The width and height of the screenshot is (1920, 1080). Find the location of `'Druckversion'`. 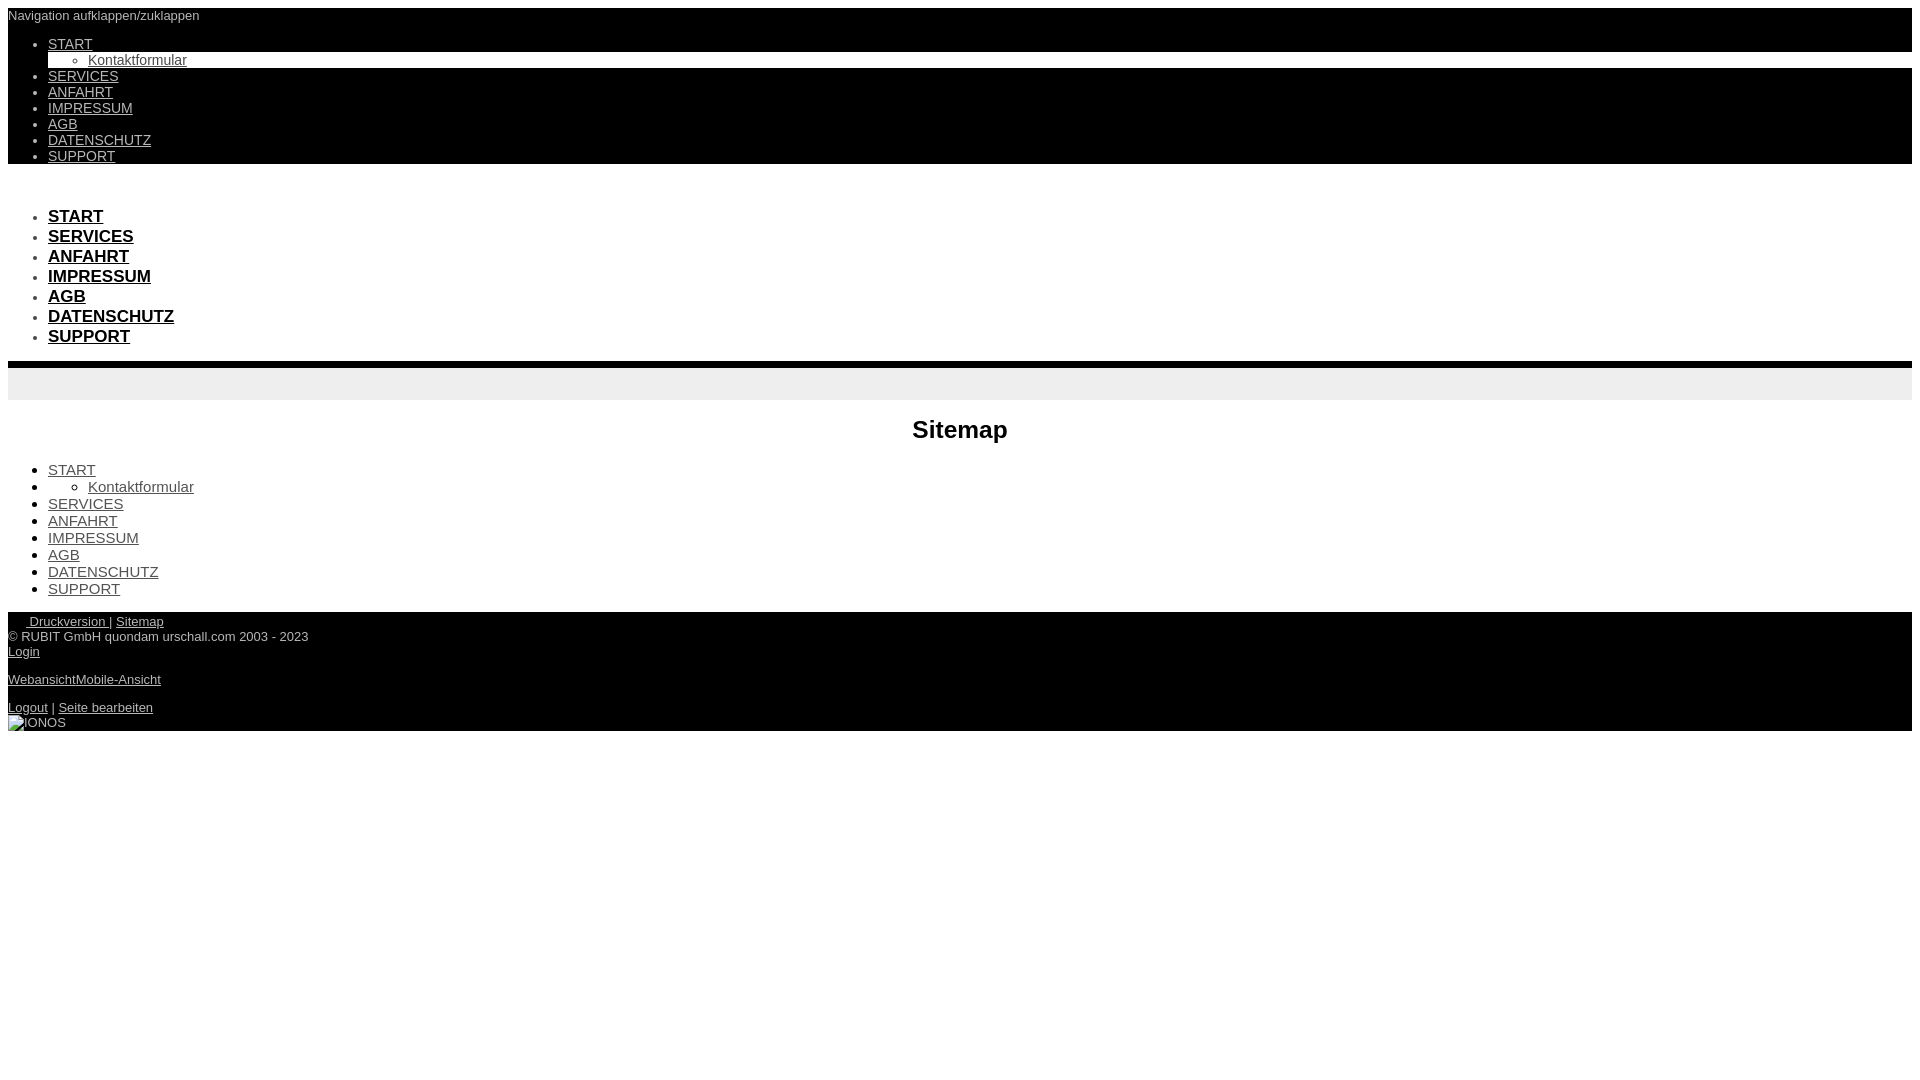

'Druckversion' is located at coordinates (58, 620).